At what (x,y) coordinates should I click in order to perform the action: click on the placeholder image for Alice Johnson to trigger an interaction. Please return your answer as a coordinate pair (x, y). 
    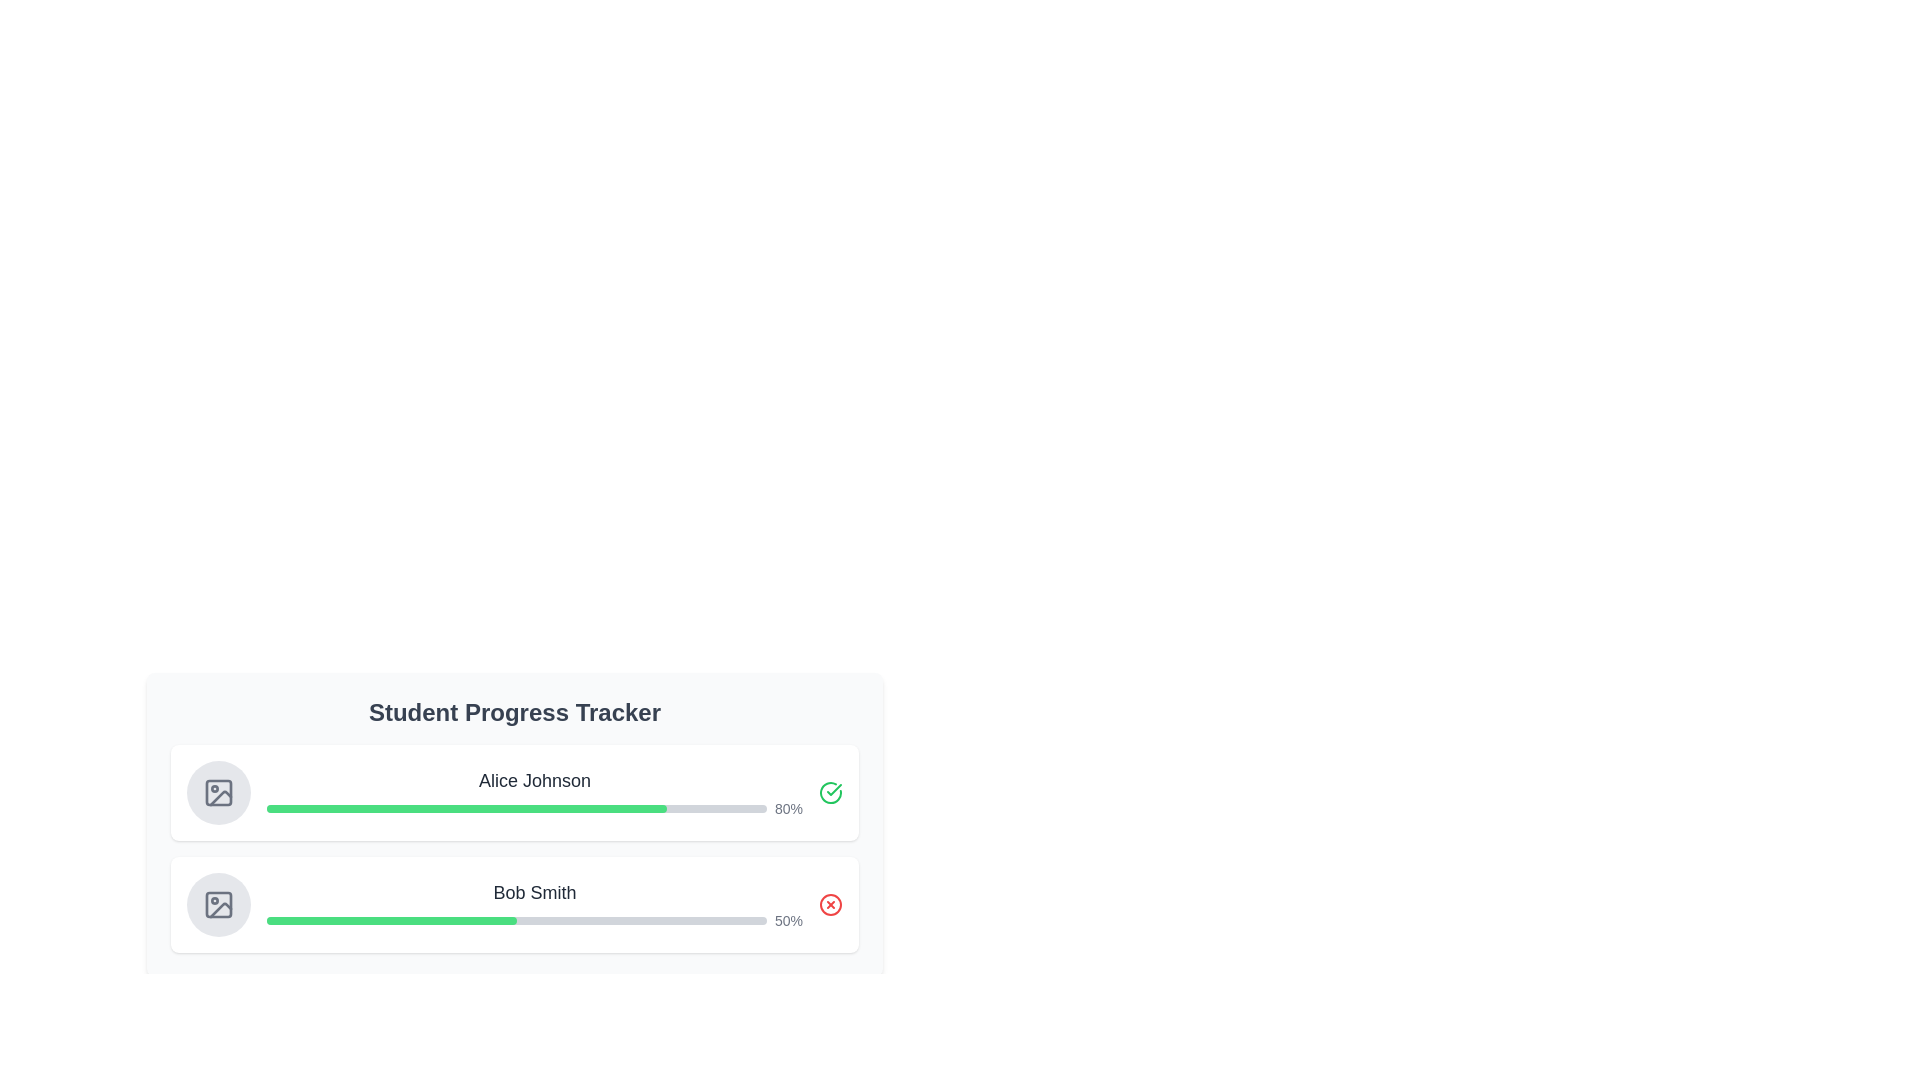
    Looking at the image, I should click on (219, 792).